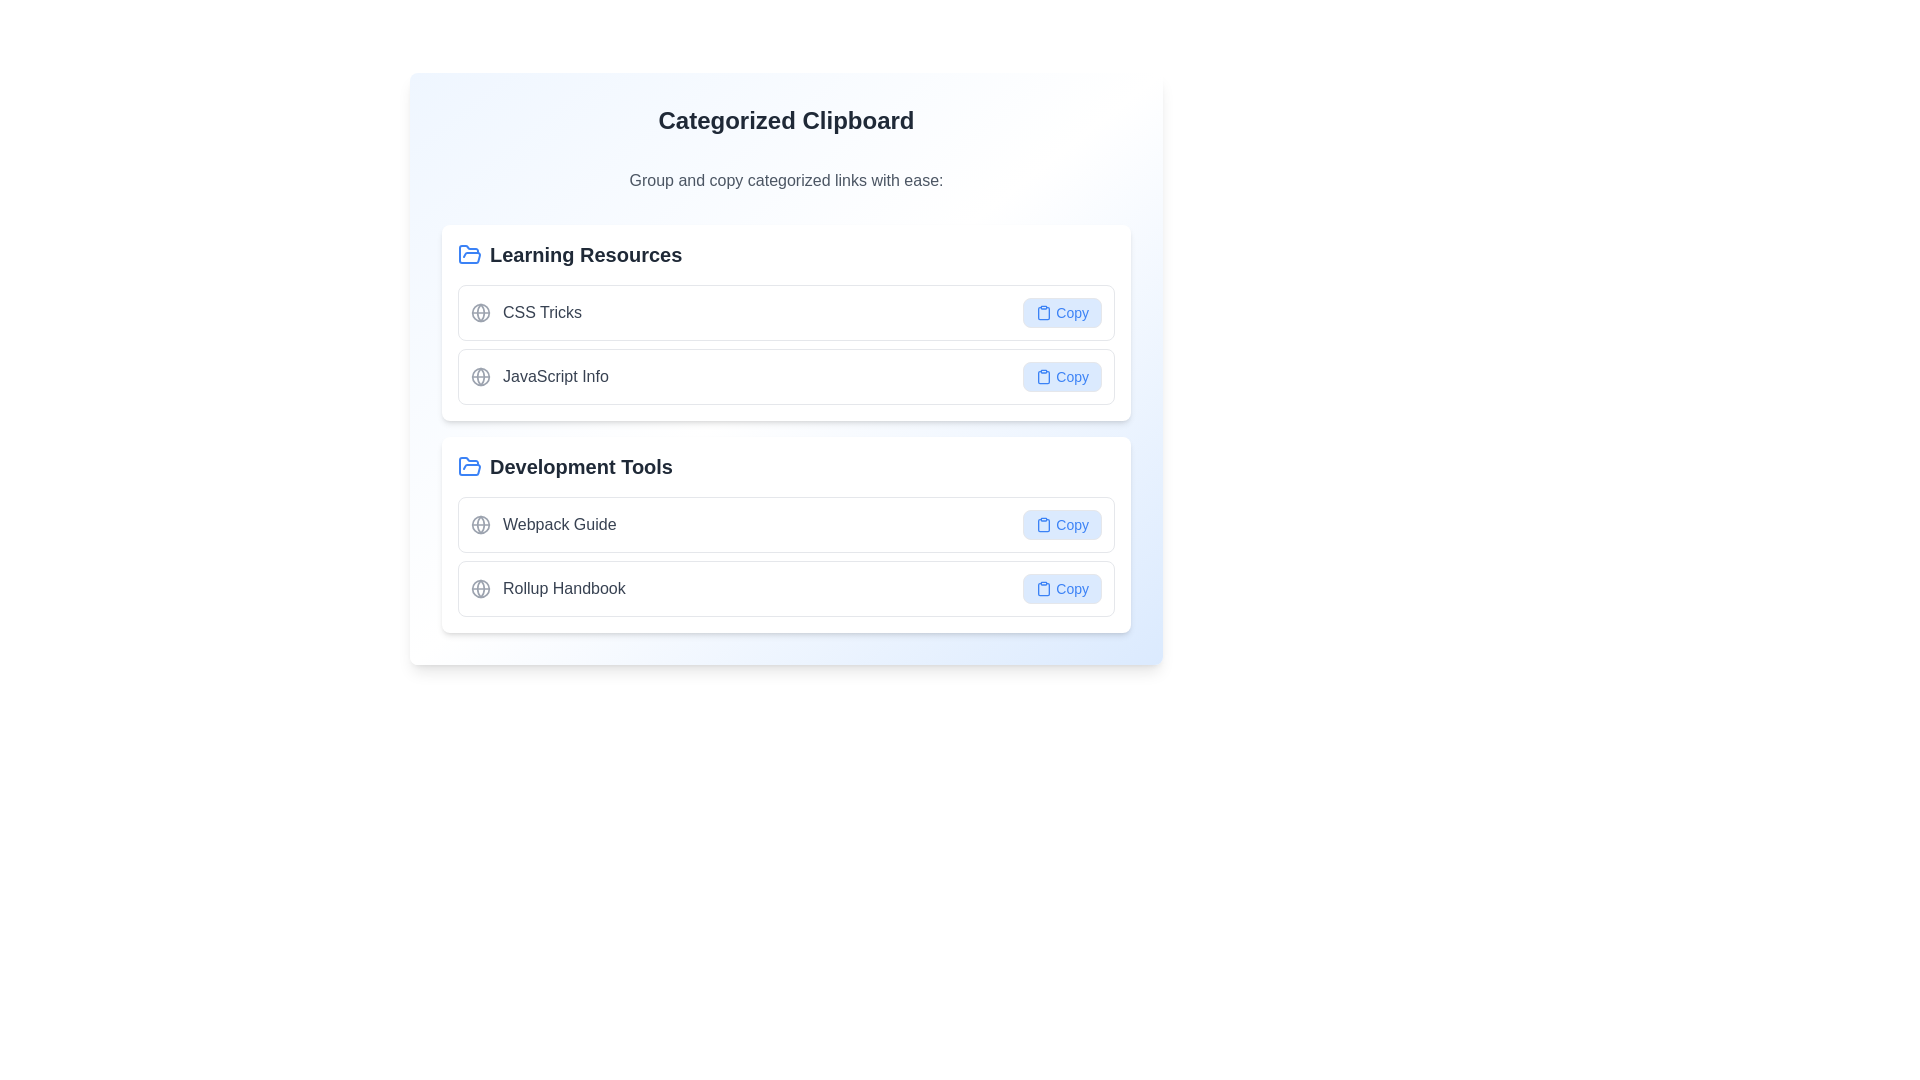 The image size is (1920, 1080). I want to click on the globe icon representing the 'Rollup Handbook', so click(480, 588).